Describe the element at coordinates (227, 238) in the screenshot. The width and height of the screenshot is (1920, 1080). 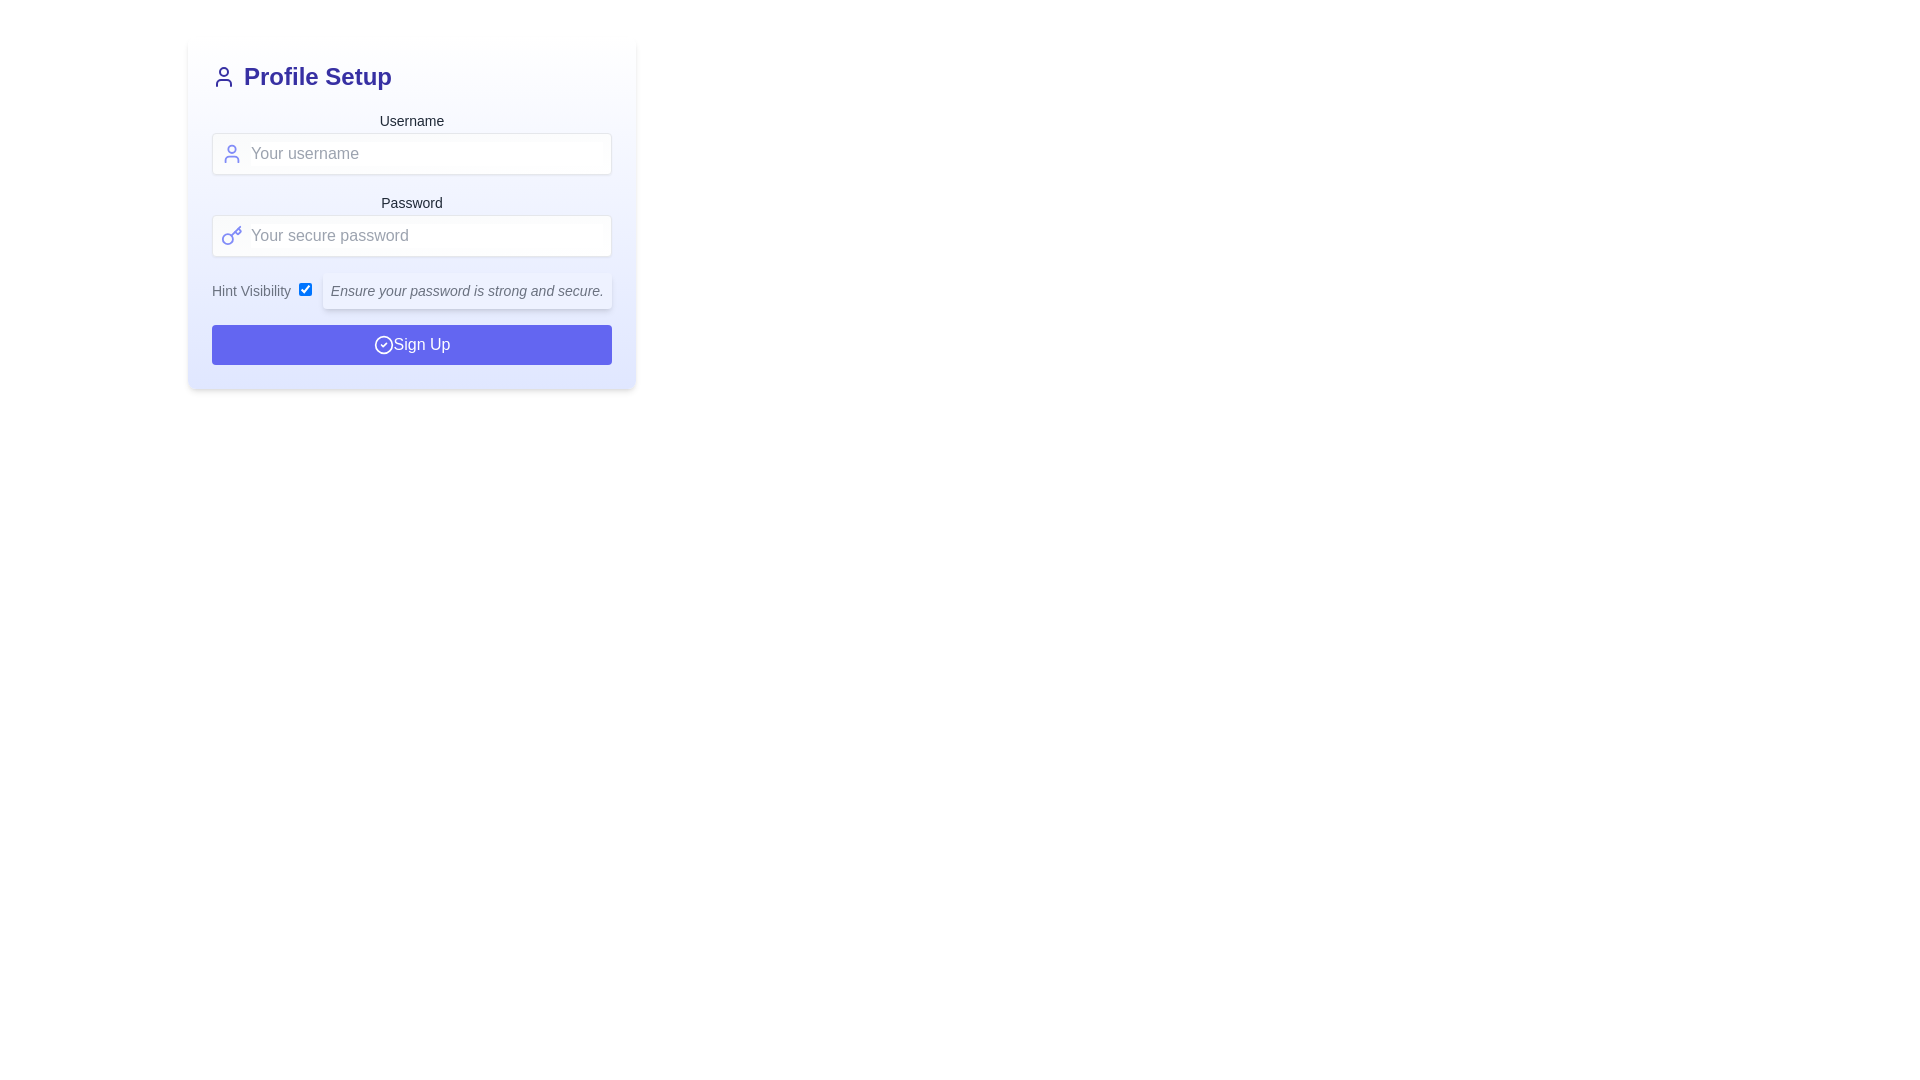
I see `the decorative icon representing a key or locked state, which is part of an SVG graphic located to the left of the password input field` at that location.